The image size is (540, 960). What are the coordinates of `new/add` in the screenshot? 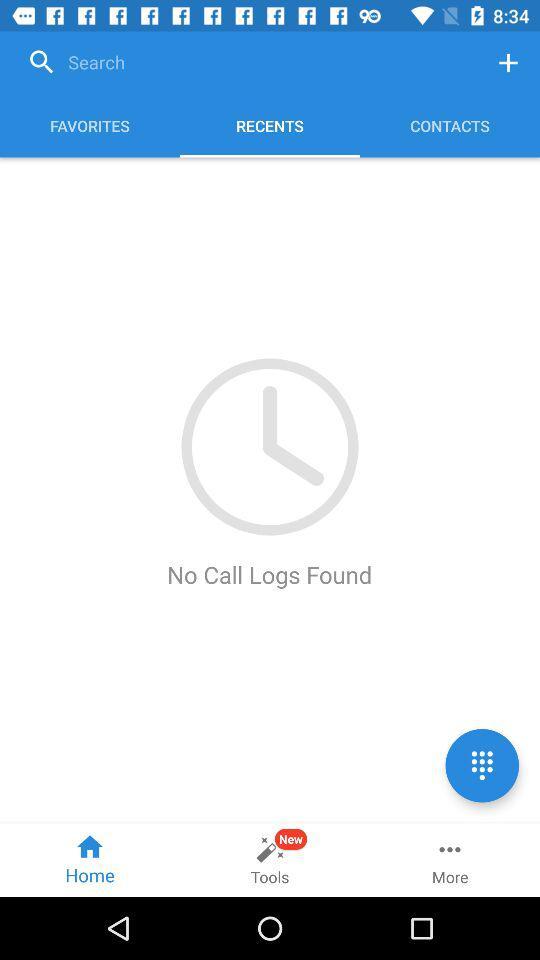 It's located at (508, 62).